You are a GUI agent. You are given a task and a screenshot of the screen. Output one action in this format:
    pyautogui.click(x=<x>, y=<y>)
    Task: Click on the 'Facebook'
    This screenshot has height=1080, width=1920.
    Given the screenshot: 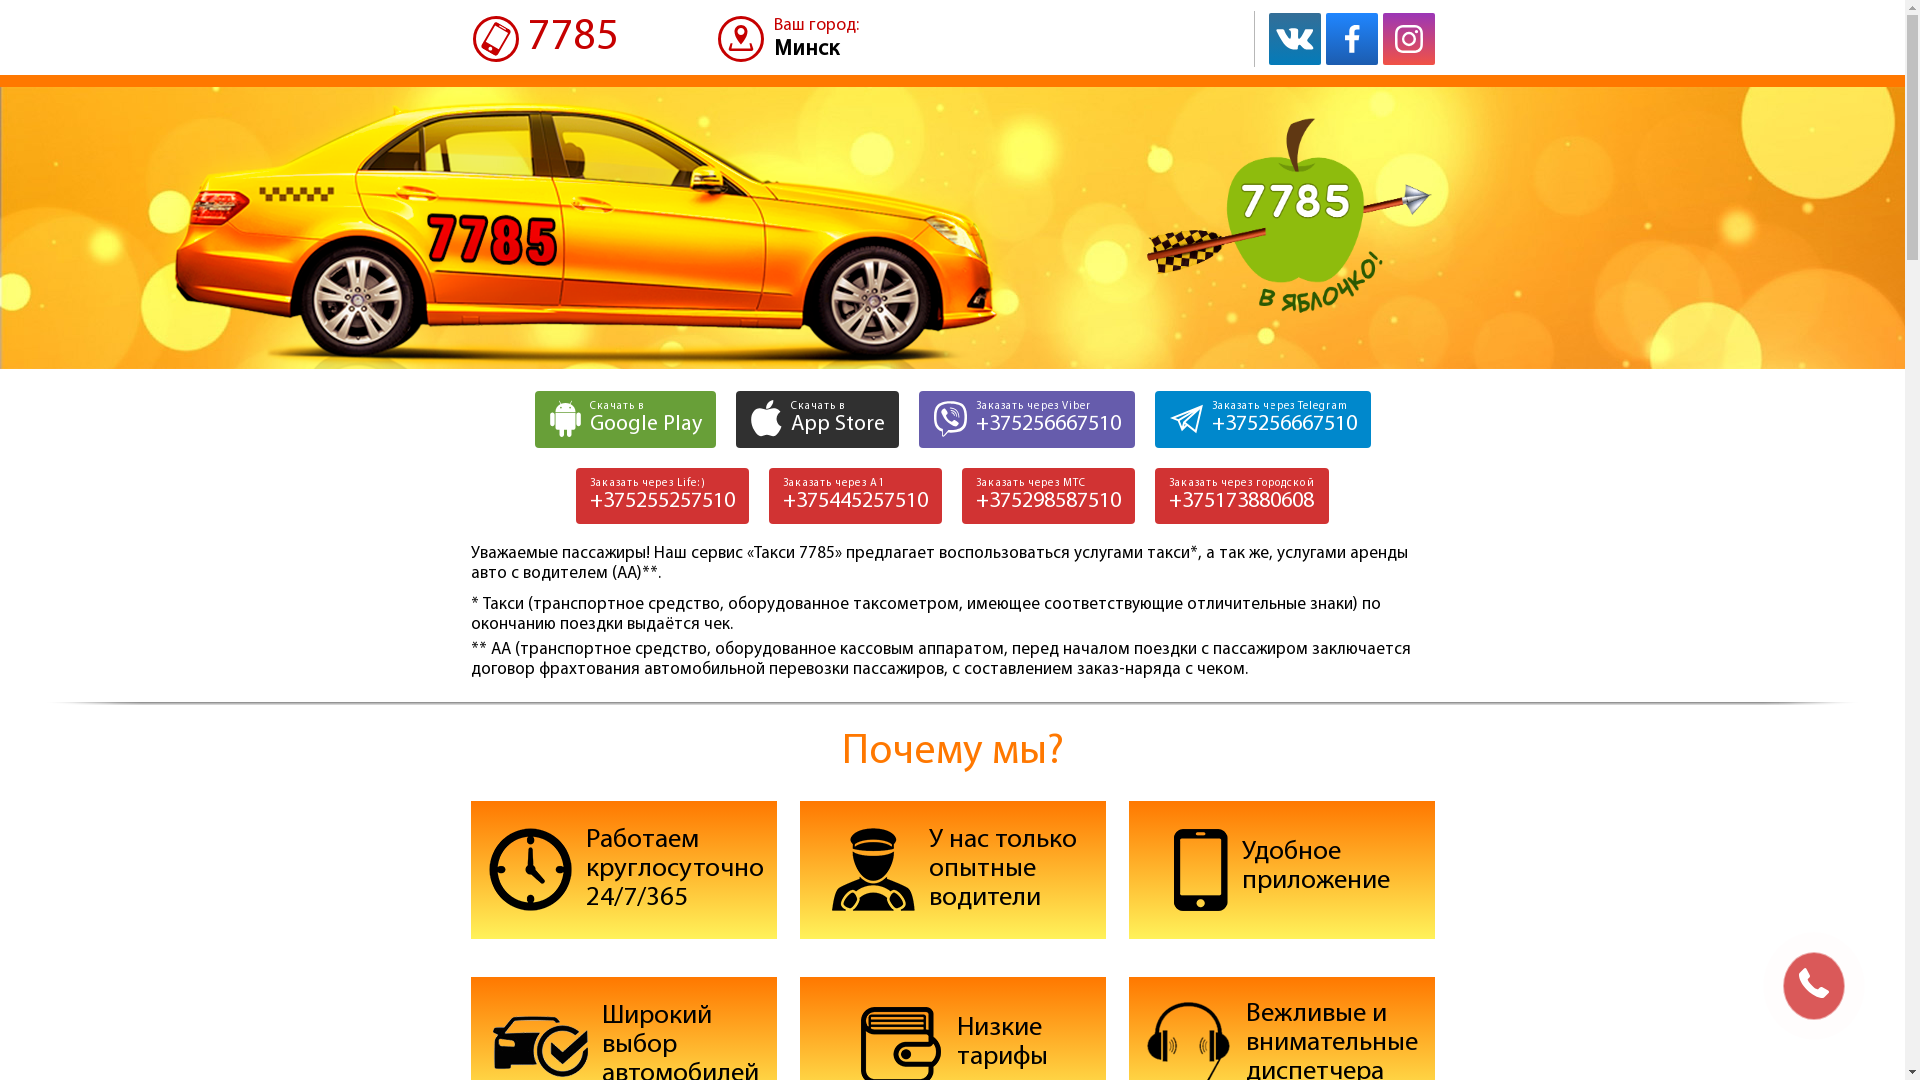 What is the action you would take?
    pyautogui.click(x=1352, y=38)
    